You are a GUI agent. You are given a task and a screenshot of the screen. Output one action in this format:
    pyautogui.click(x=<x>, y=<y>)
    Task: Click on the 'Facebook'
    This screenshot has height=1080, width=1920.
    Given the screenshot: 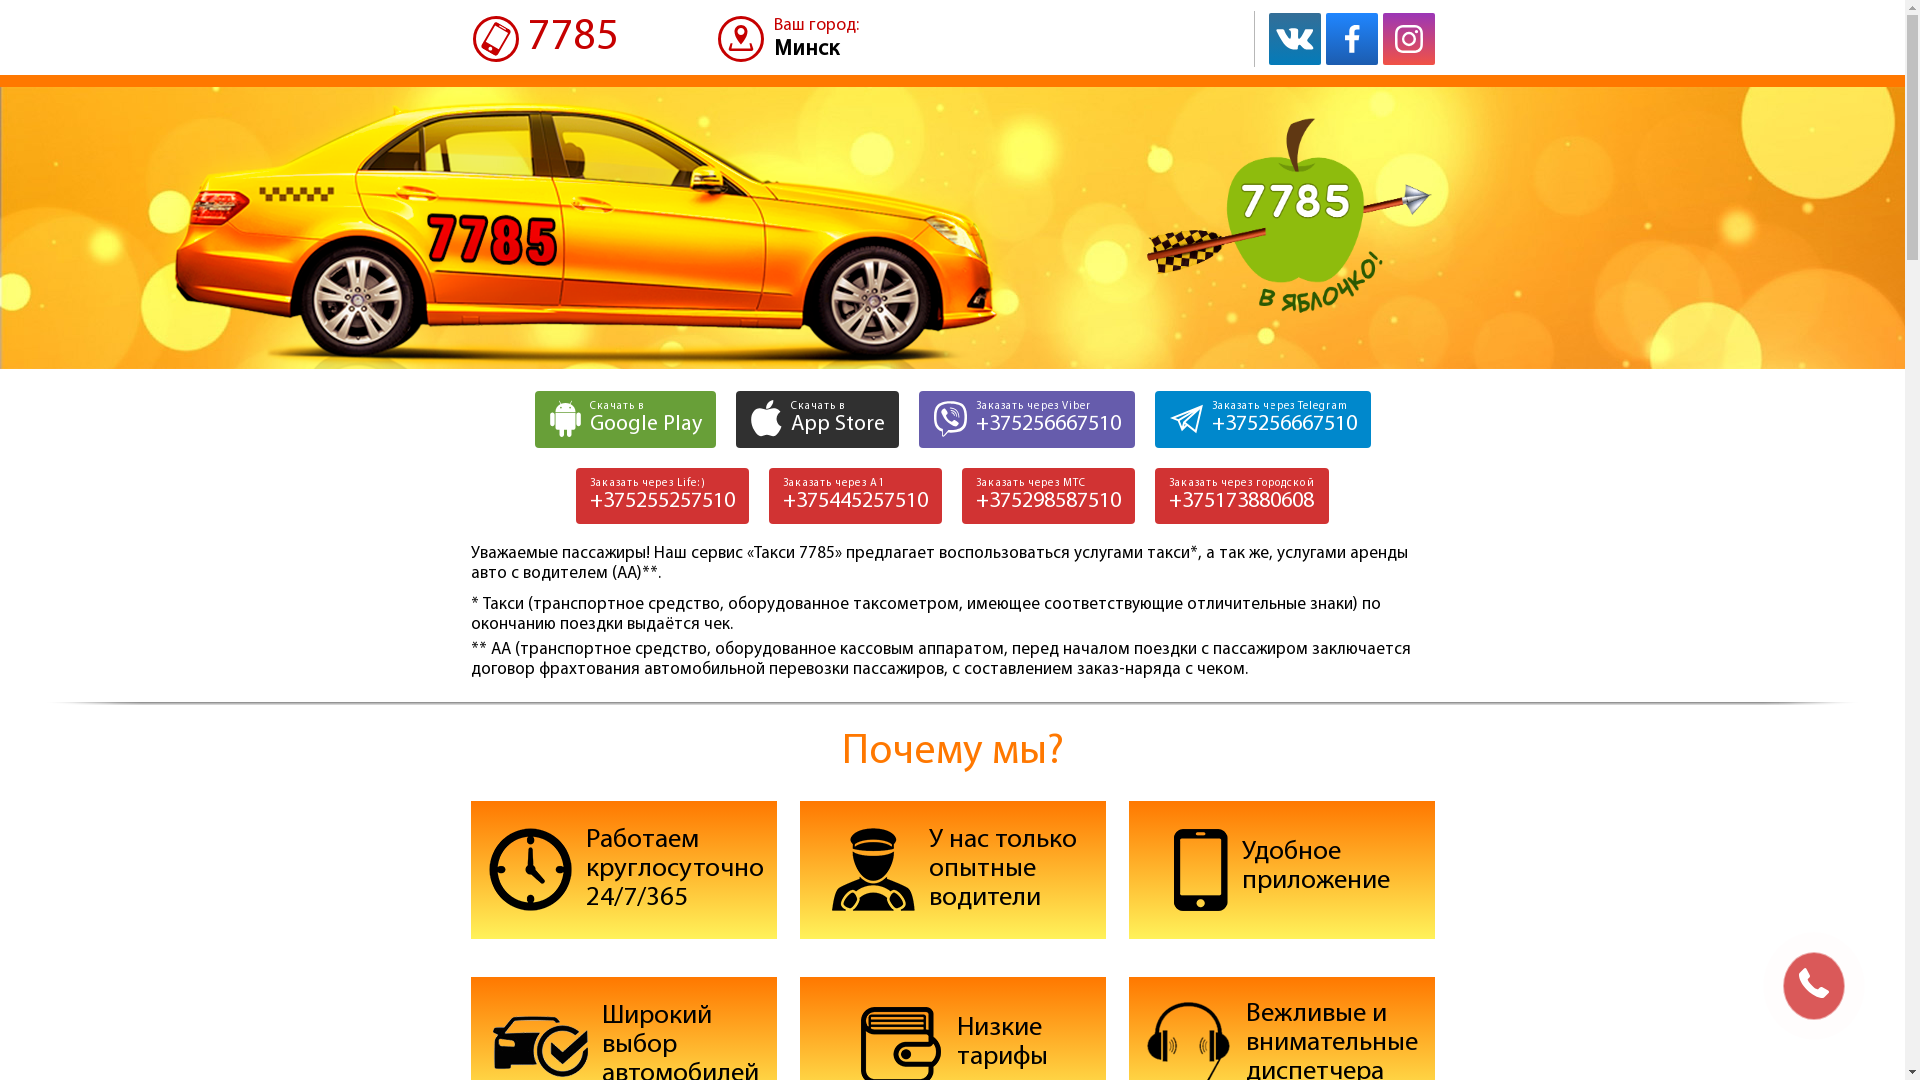 What is the action you would take?
    pyautogui.click(x=1352, y=38)
    